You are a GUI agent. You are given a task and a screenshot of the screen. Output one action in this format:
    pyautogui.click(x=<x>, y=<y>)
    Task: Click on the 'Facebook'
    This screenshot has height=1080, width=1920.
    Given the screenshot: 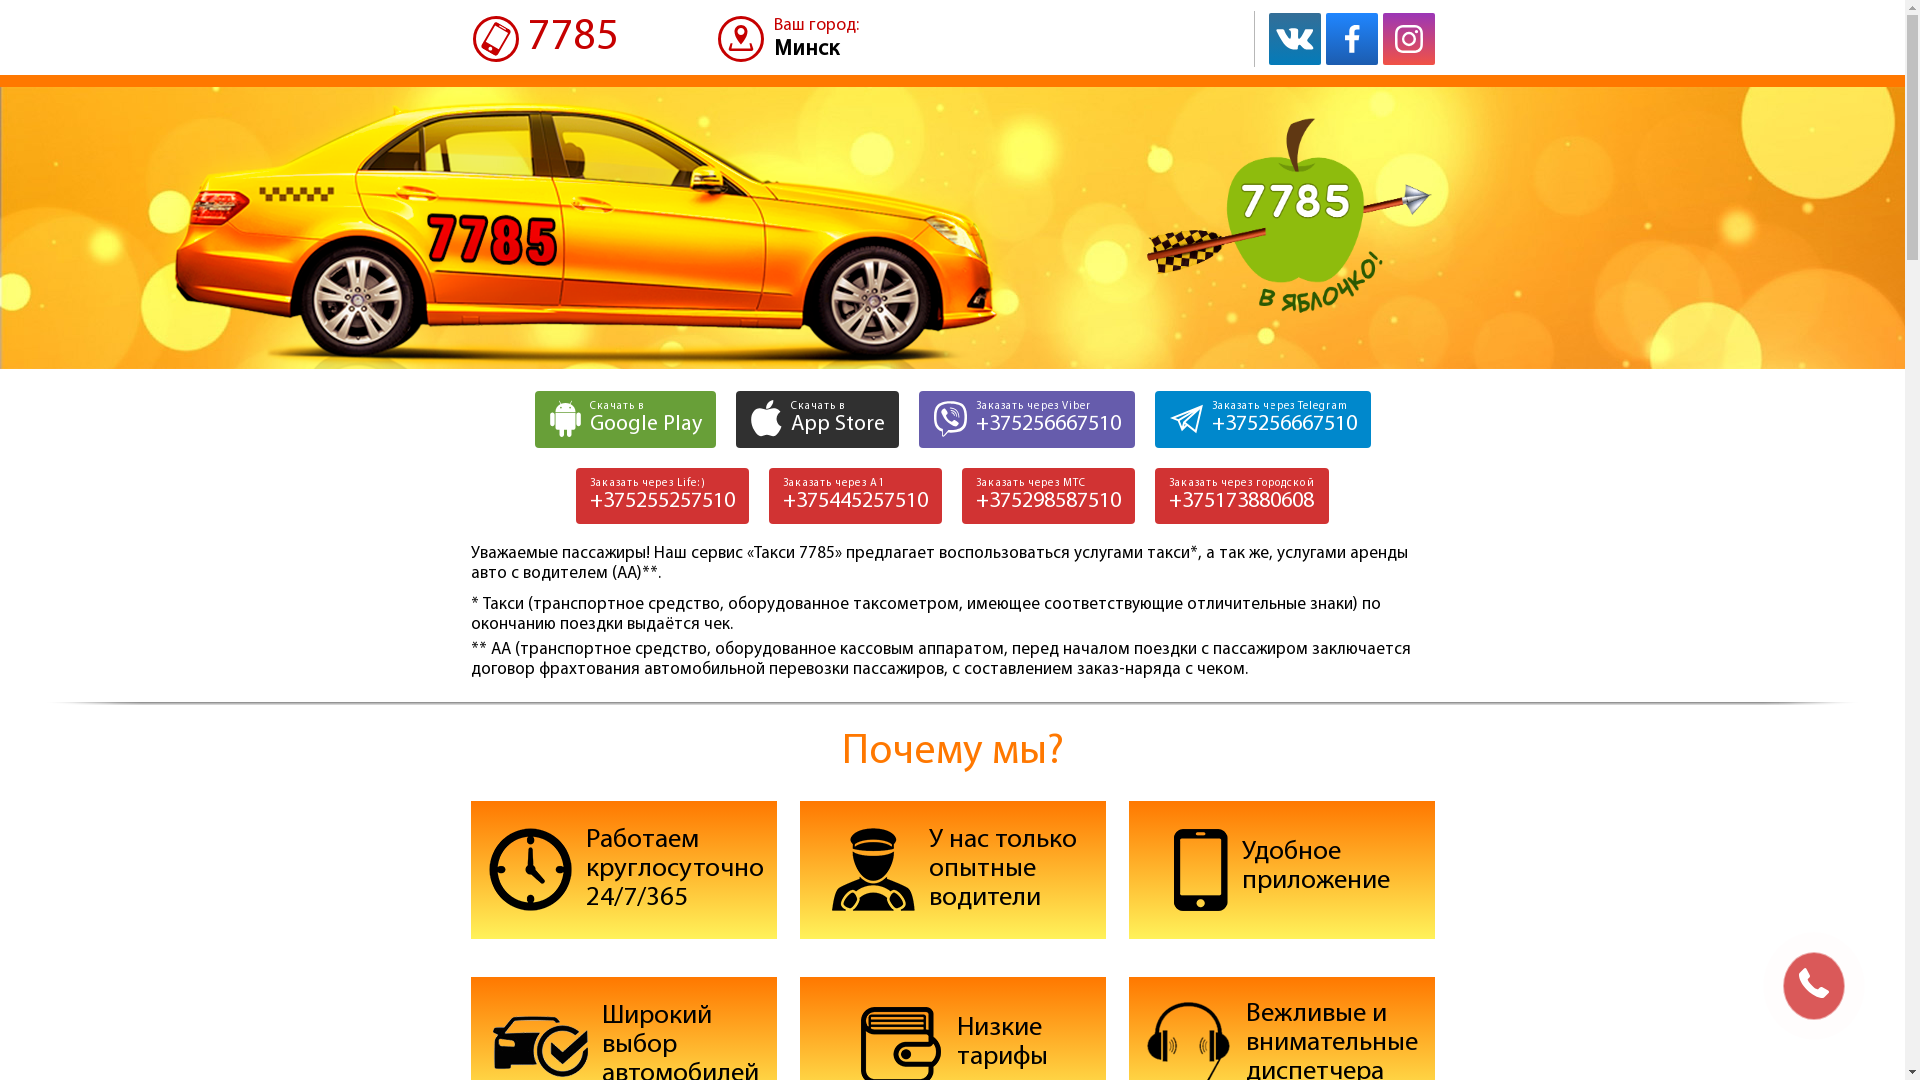 What is the action you would take?
    pyautogui.click(x=1352, y=38)
    